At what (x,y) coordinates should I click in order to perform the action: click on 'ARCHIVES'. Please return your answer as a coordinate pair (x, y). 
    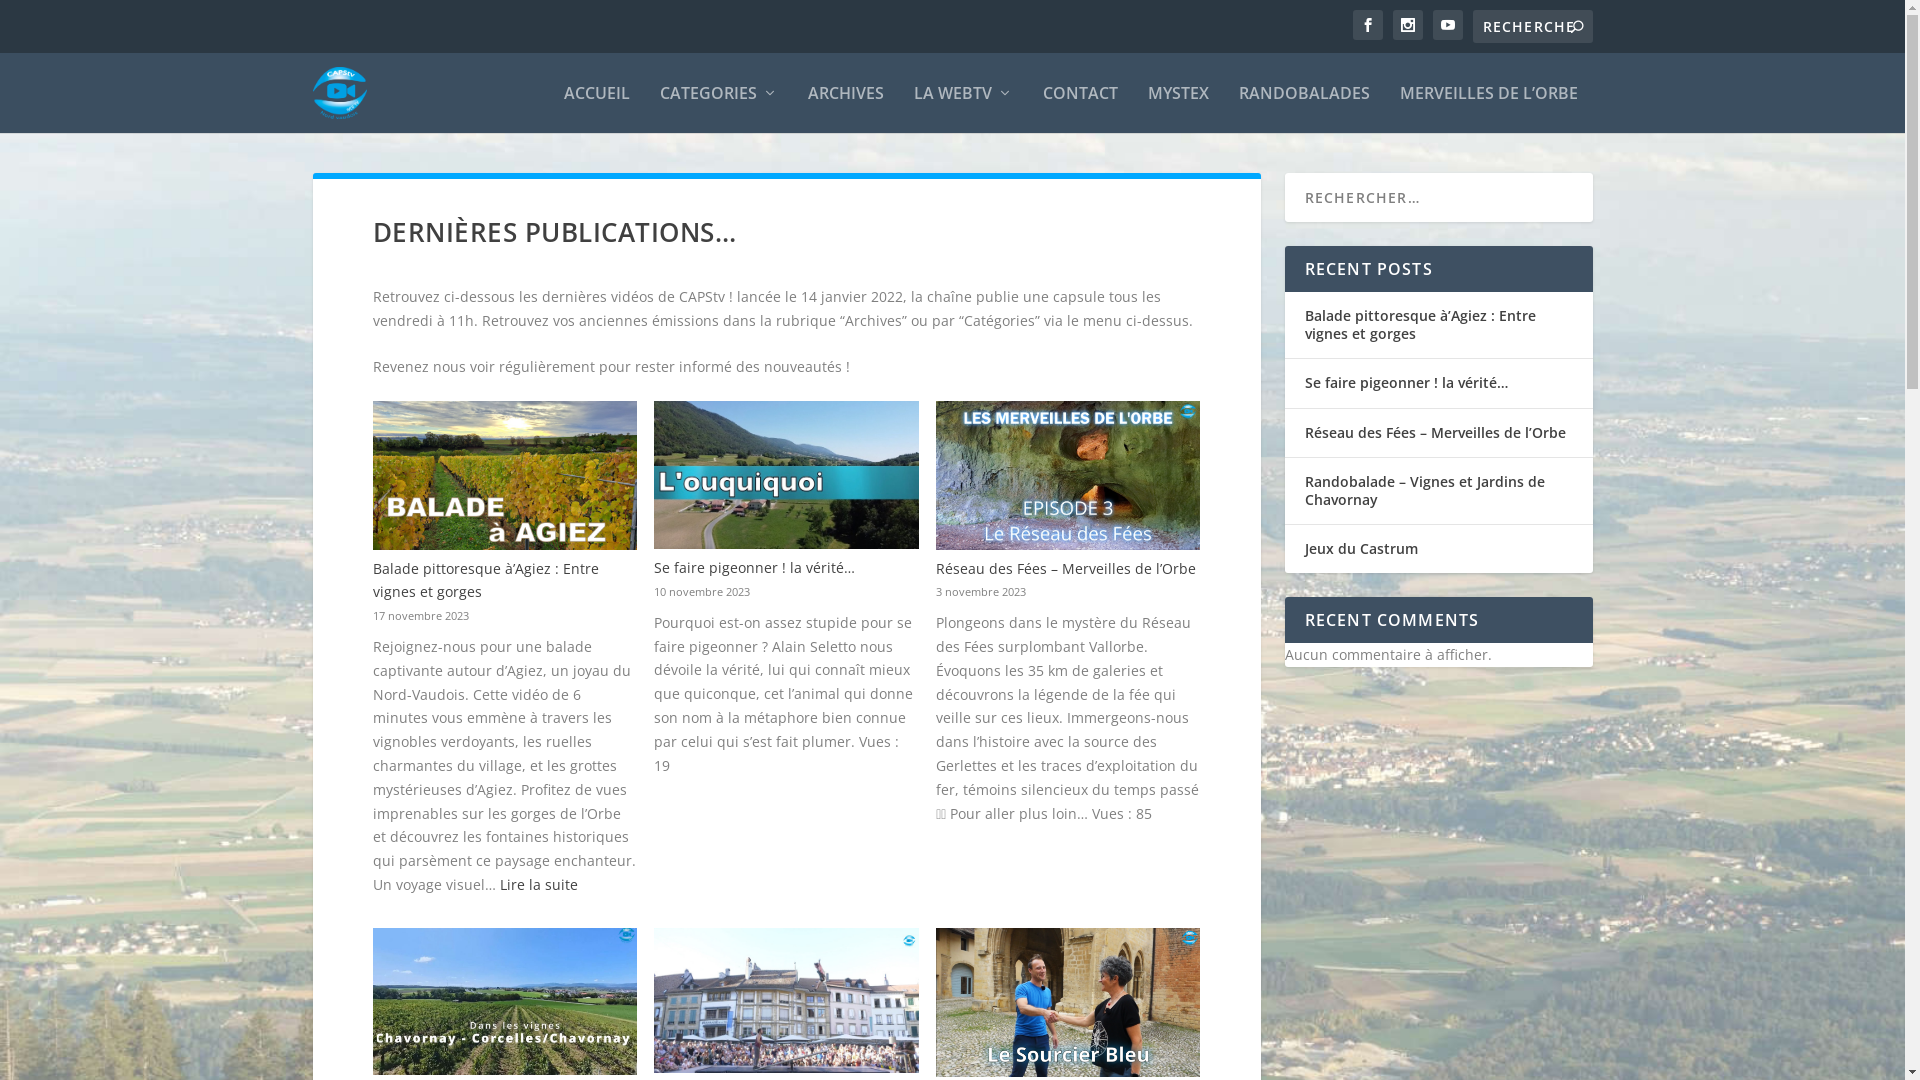
    Looking at the image, I should click on (845, 108).